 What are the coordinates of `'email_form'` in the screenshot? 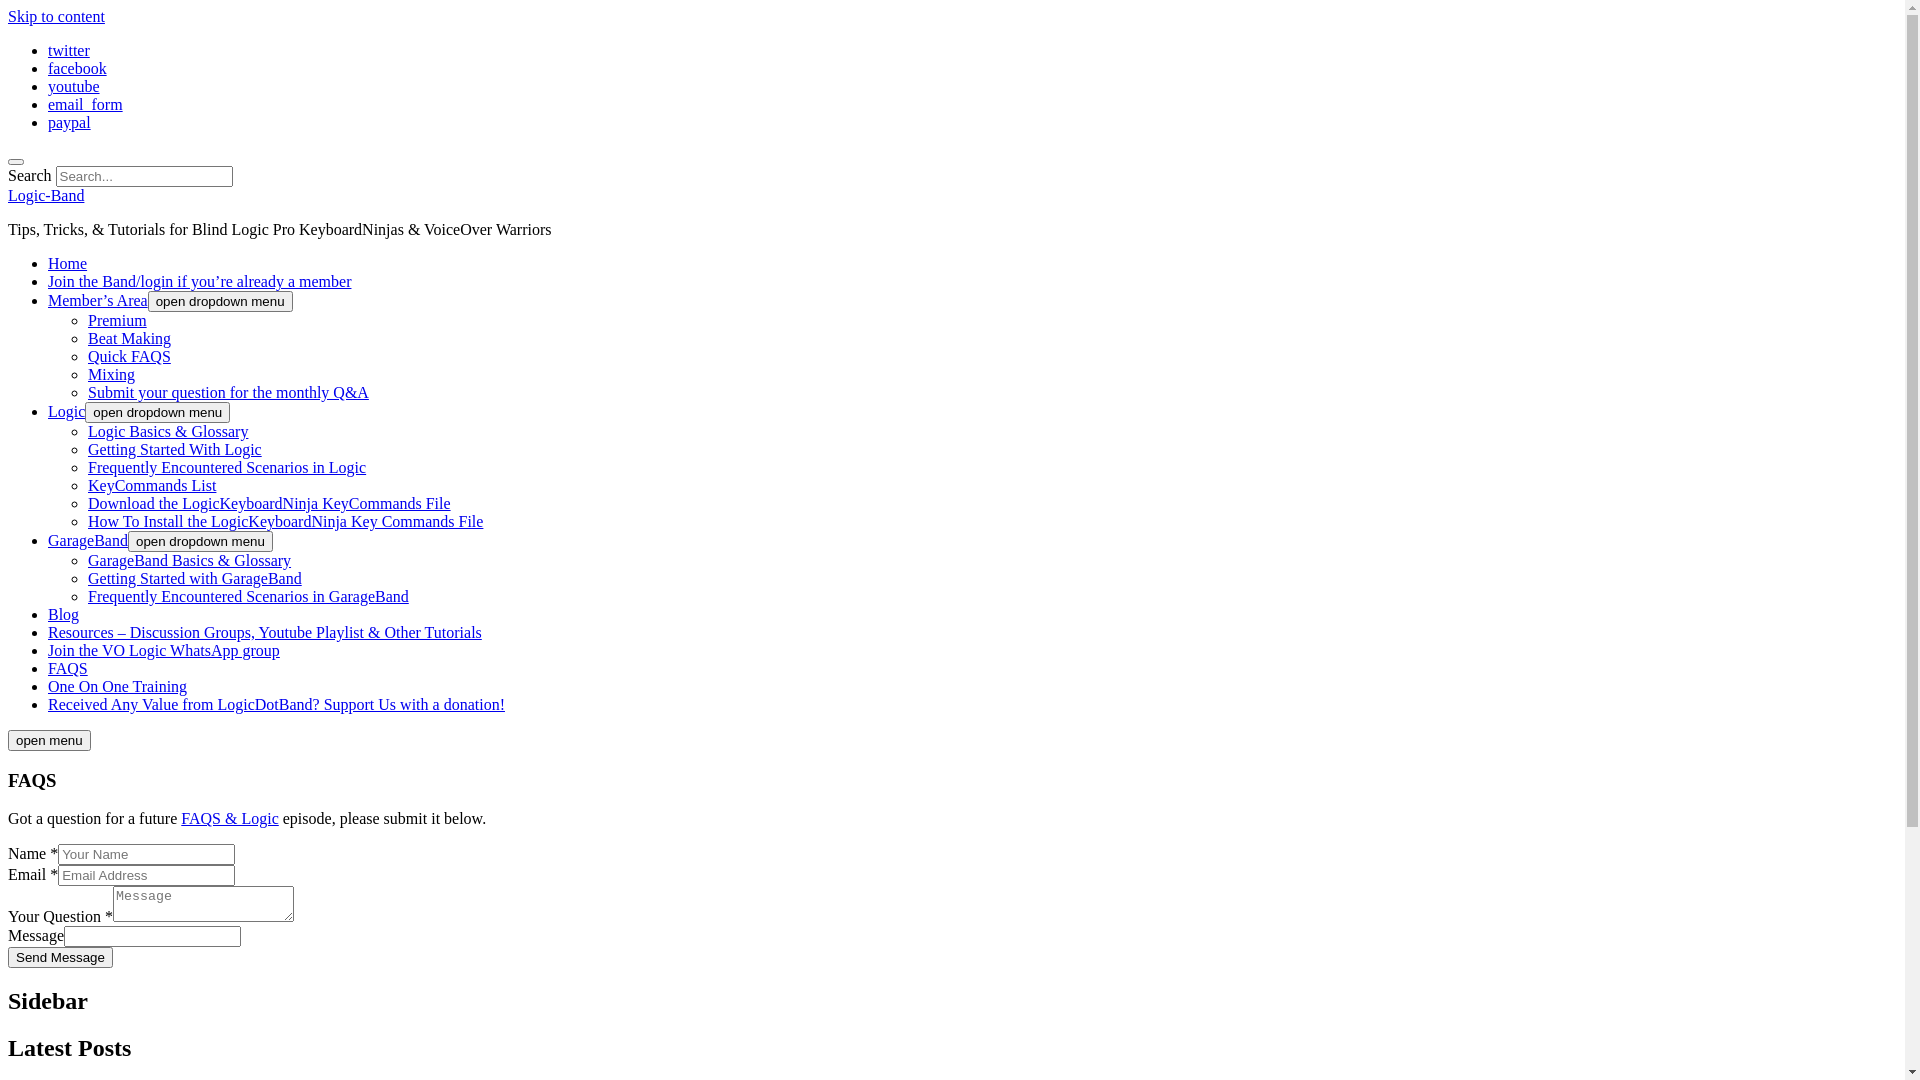 It's located at (84, 104).